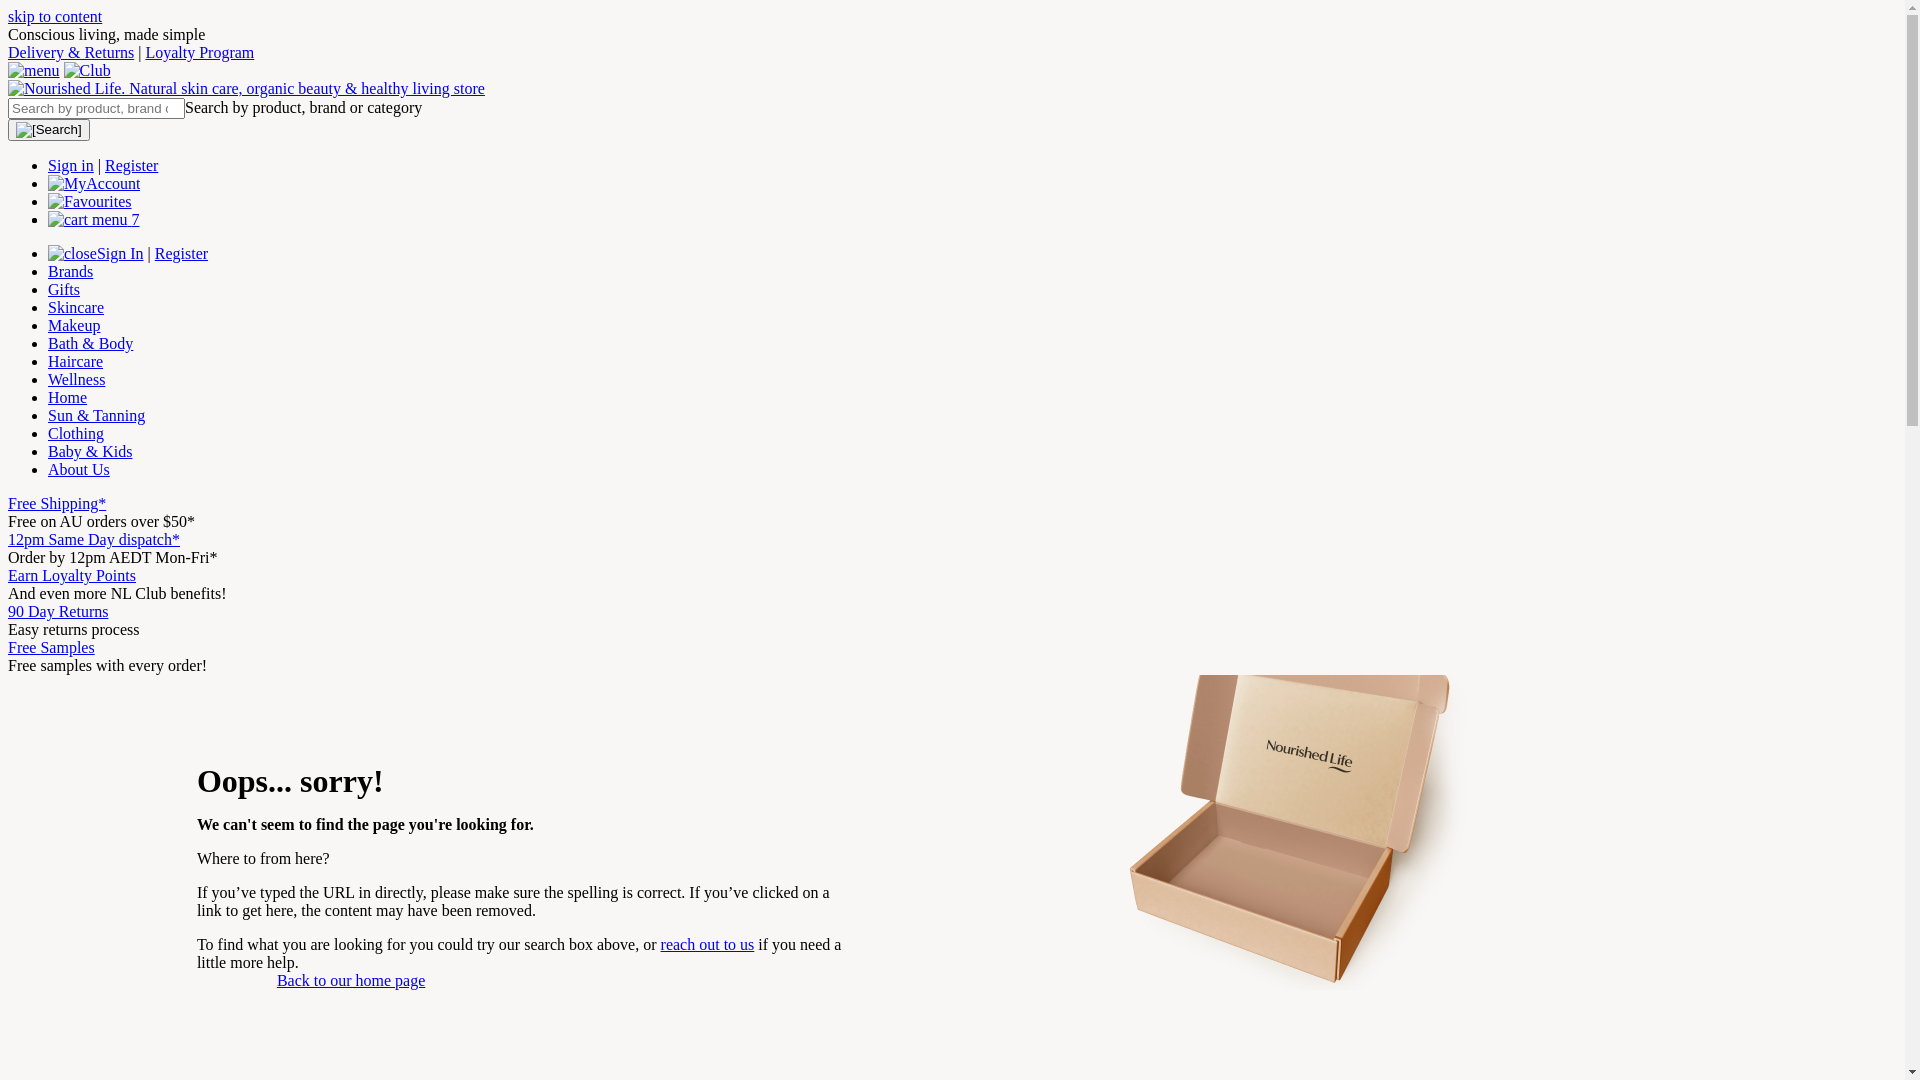 The image size is (1920, 1080). Describe the element at coordinates (93, 219) in the screenshot. I see `'7'` at that location.